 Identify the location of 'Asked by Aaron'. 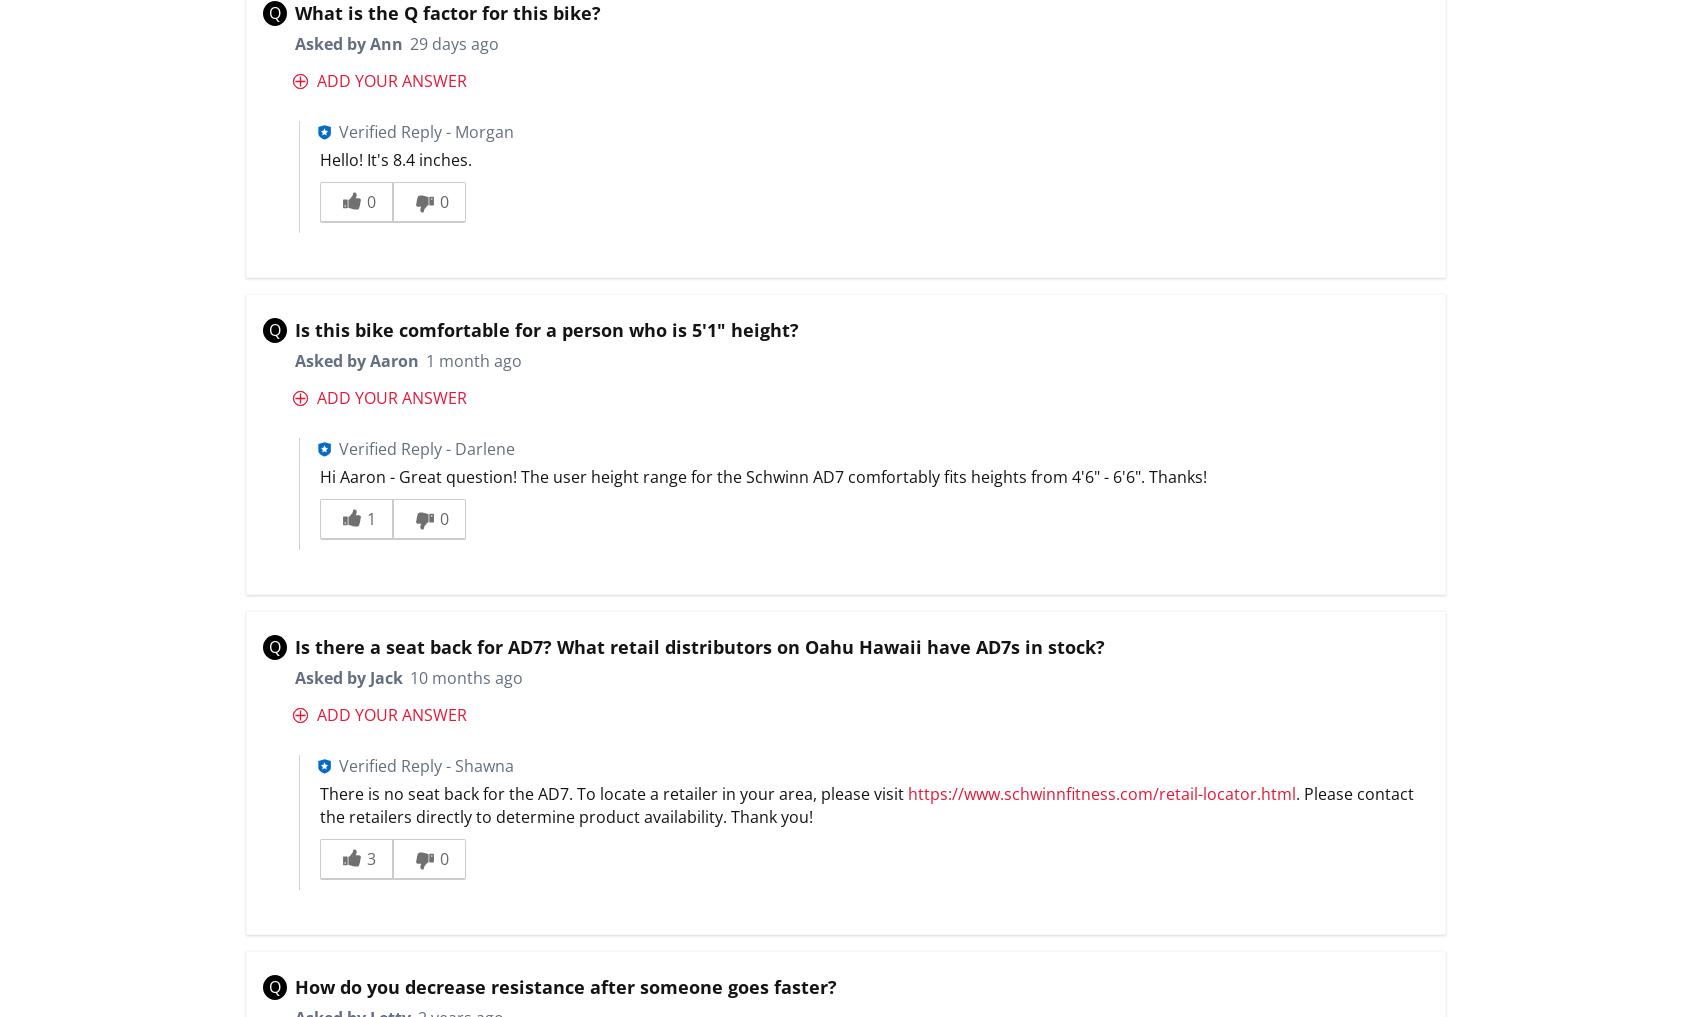
(293, 360).